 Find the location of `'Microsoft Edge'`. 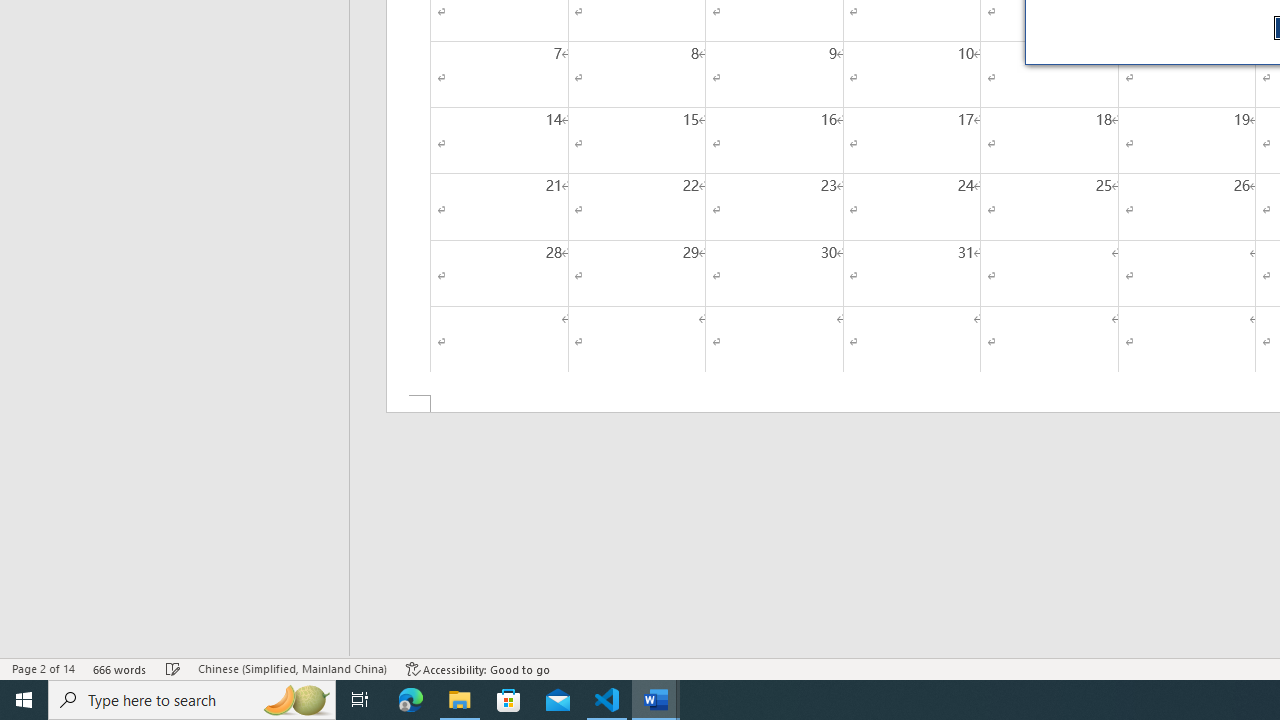

'Microsoft Edge' is located at coordinates (410, 698).